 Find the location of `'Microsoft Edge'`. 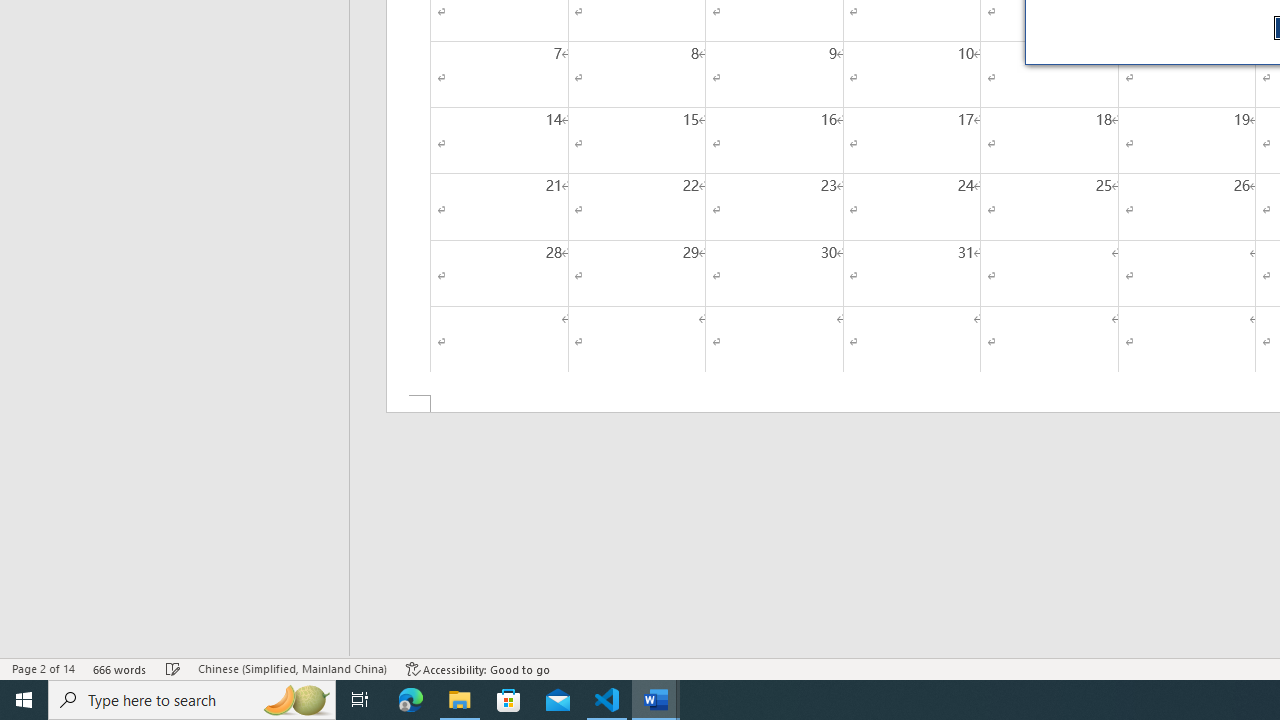

'Microsoft Edge' is located at coordinates (410, 698).